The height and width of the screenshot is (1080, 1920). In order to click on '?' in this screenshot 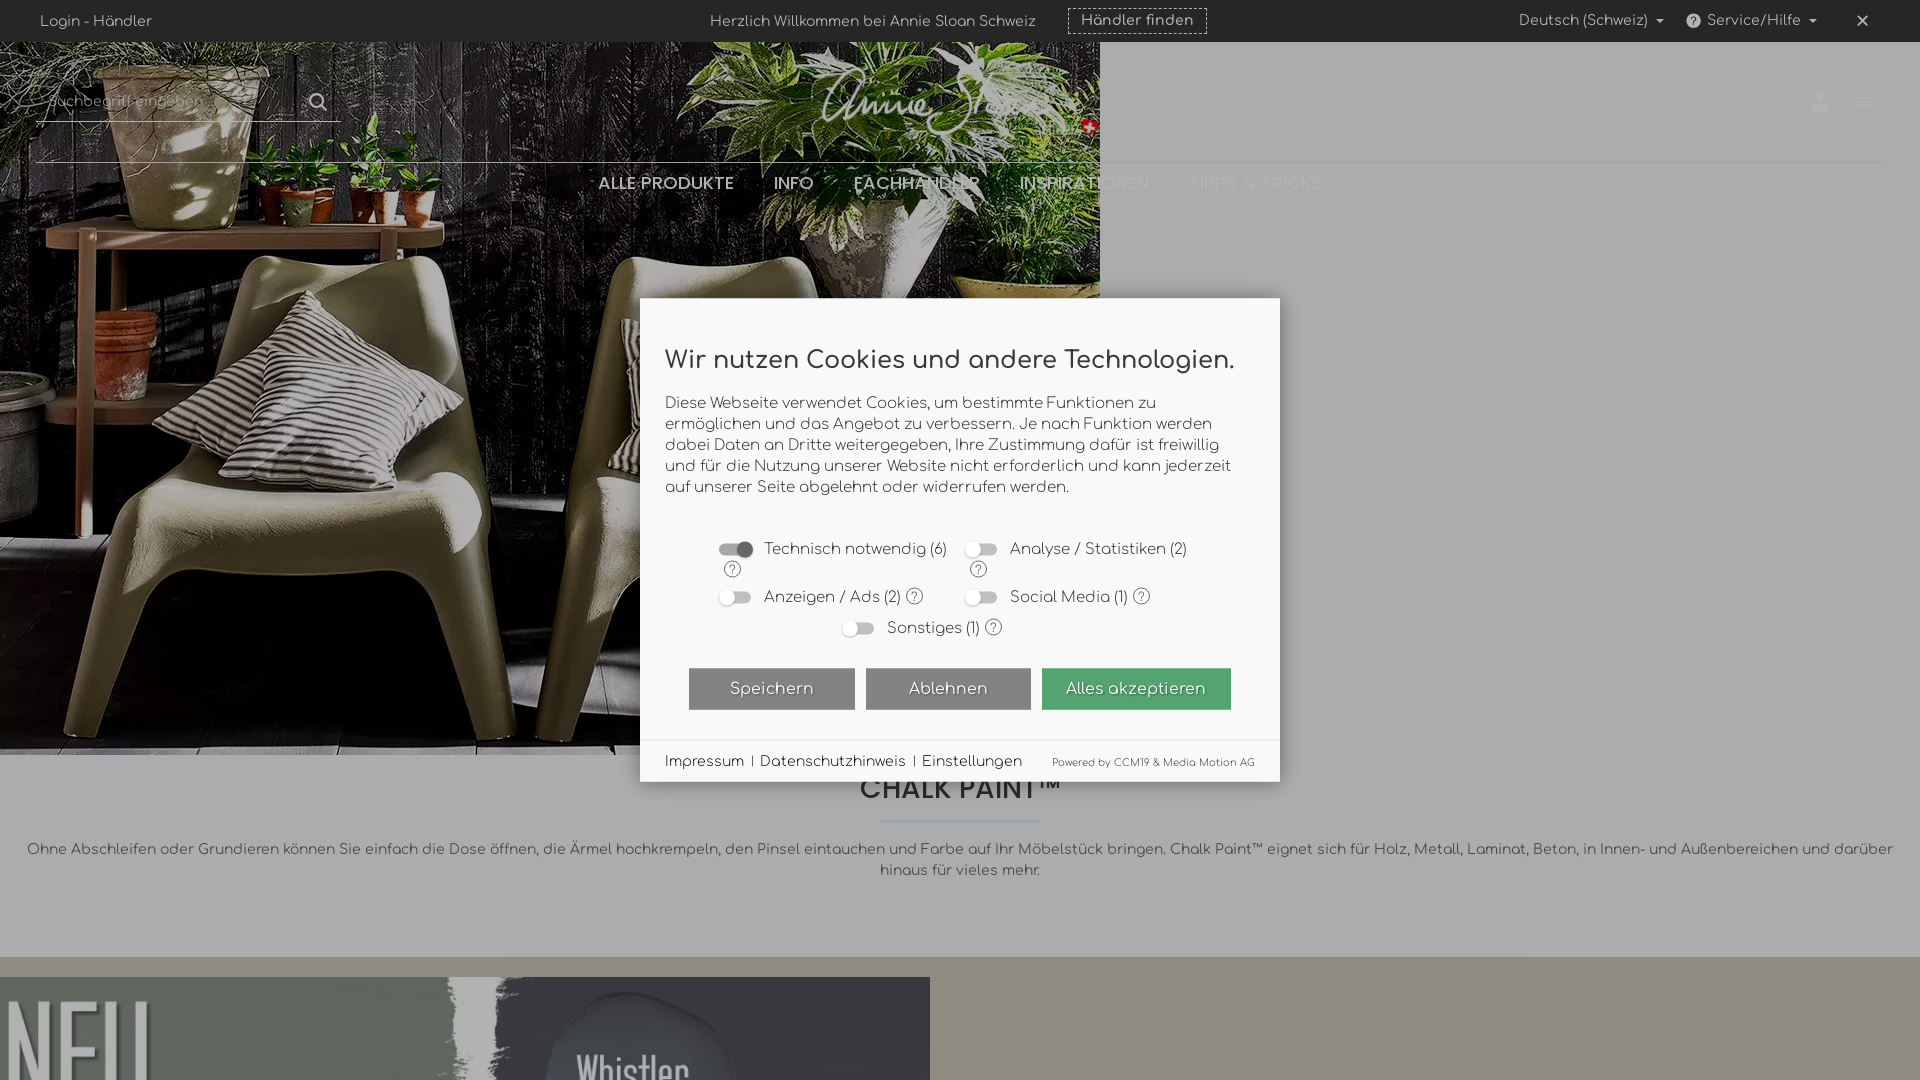, I will do `click(978, 568)`.